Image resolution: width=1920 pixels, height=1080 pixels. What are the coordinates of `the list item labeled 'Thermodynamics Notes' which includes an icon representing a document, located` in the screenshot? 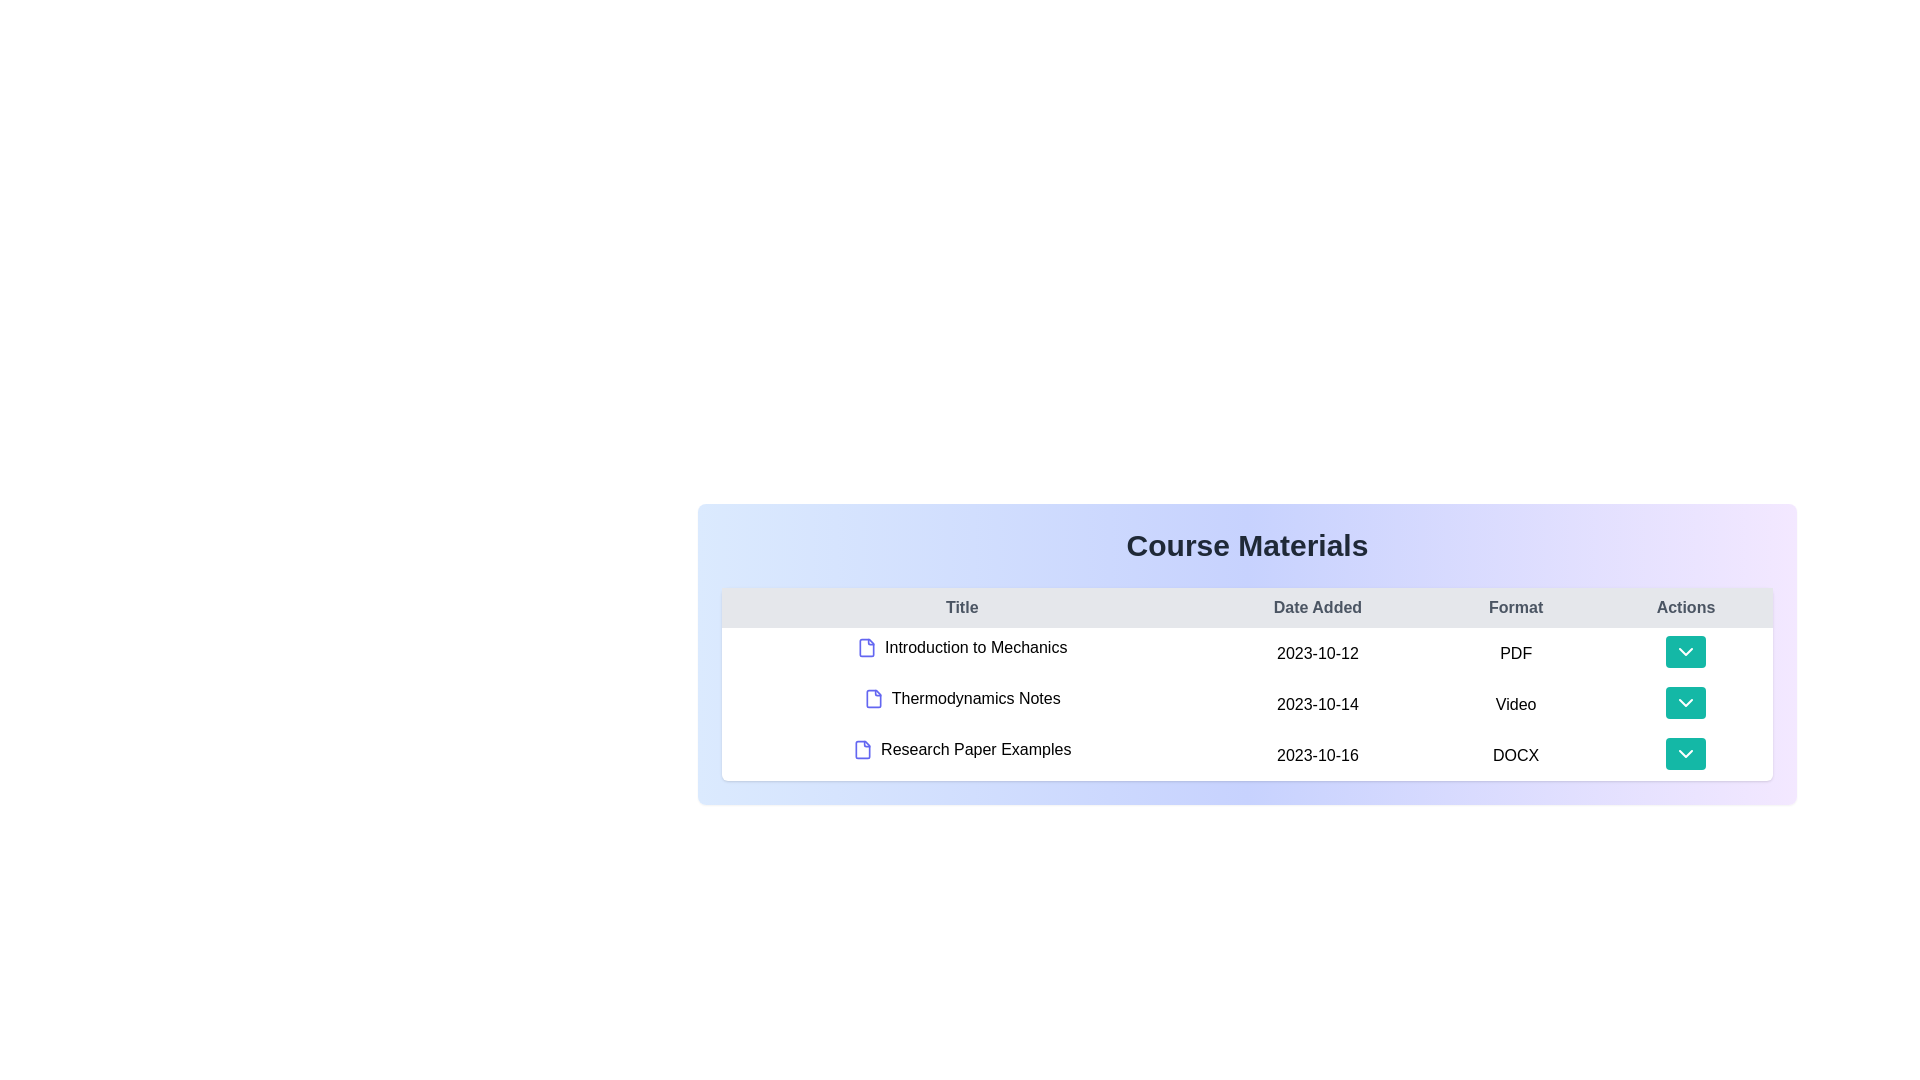 It's located at (961, 697).